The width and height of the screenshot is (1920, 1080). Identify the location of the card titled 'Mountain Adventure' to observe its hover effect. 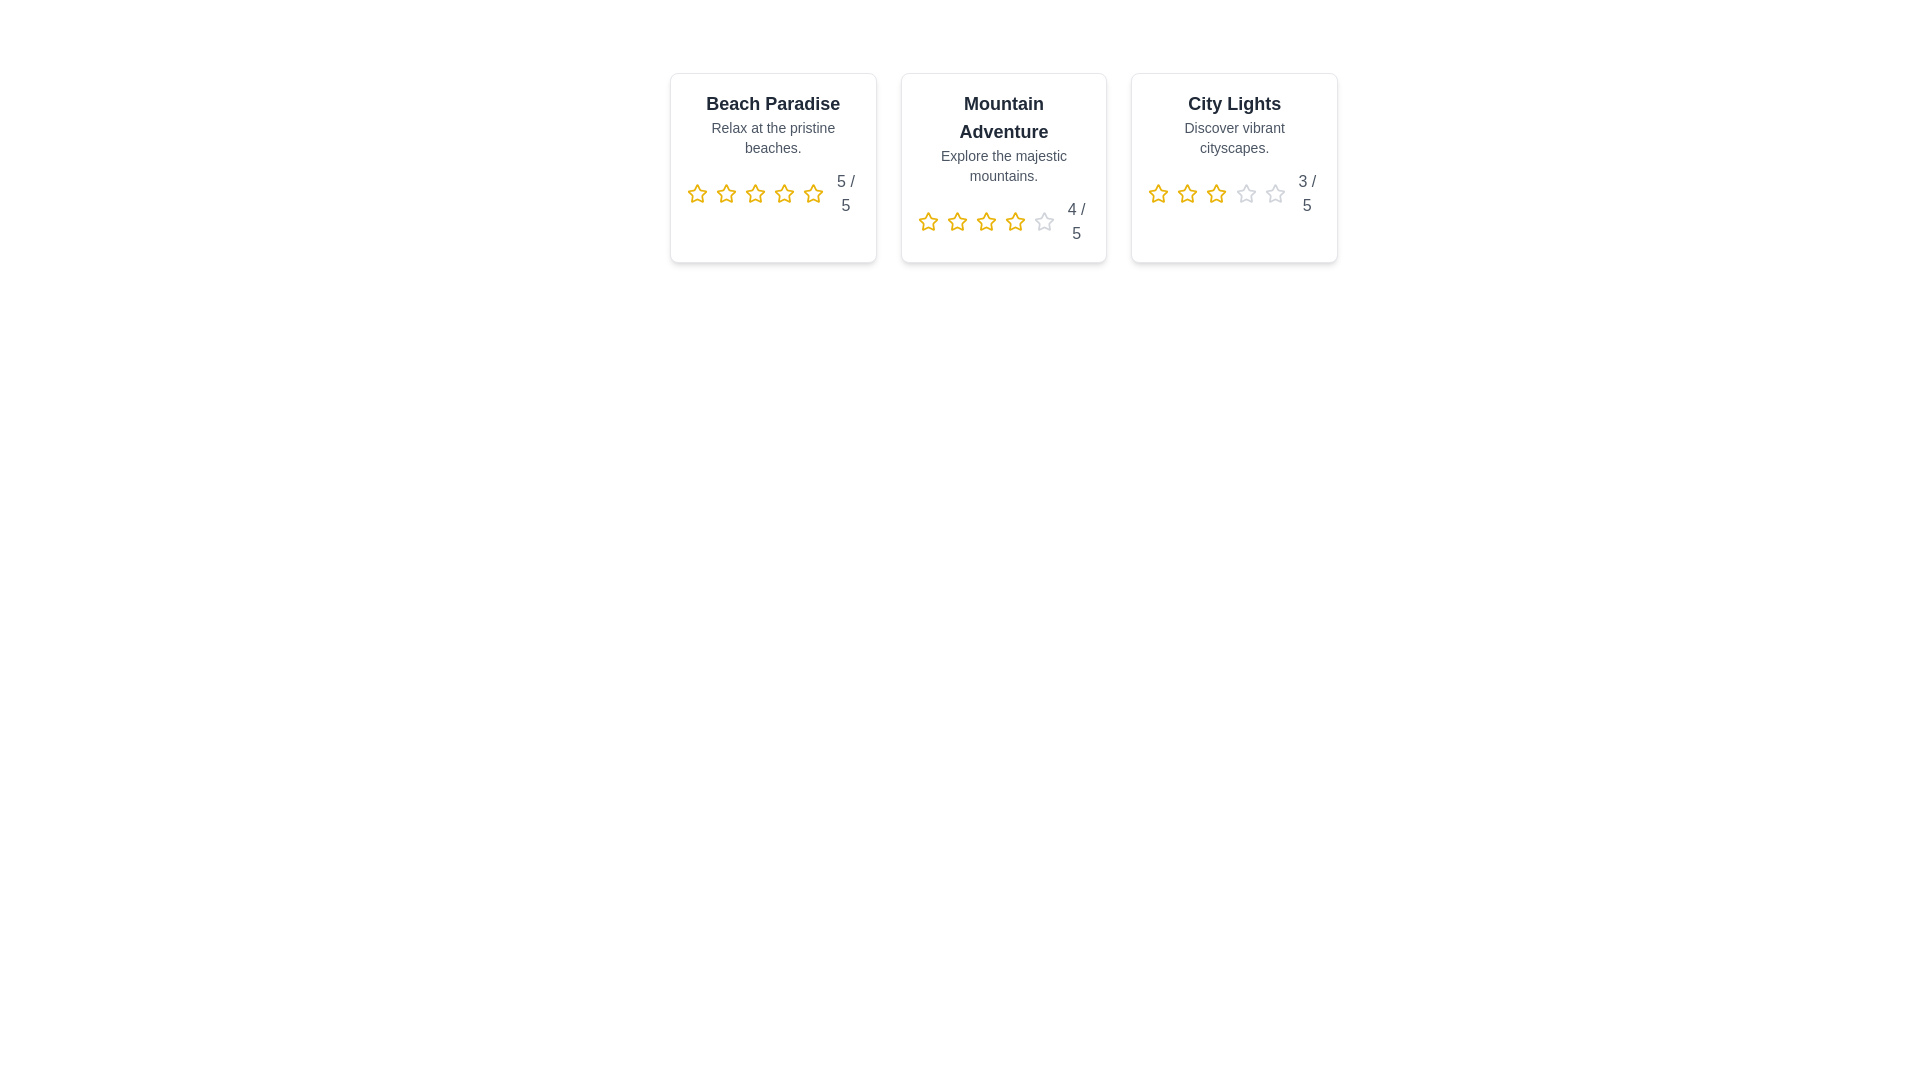
(1003, 167).